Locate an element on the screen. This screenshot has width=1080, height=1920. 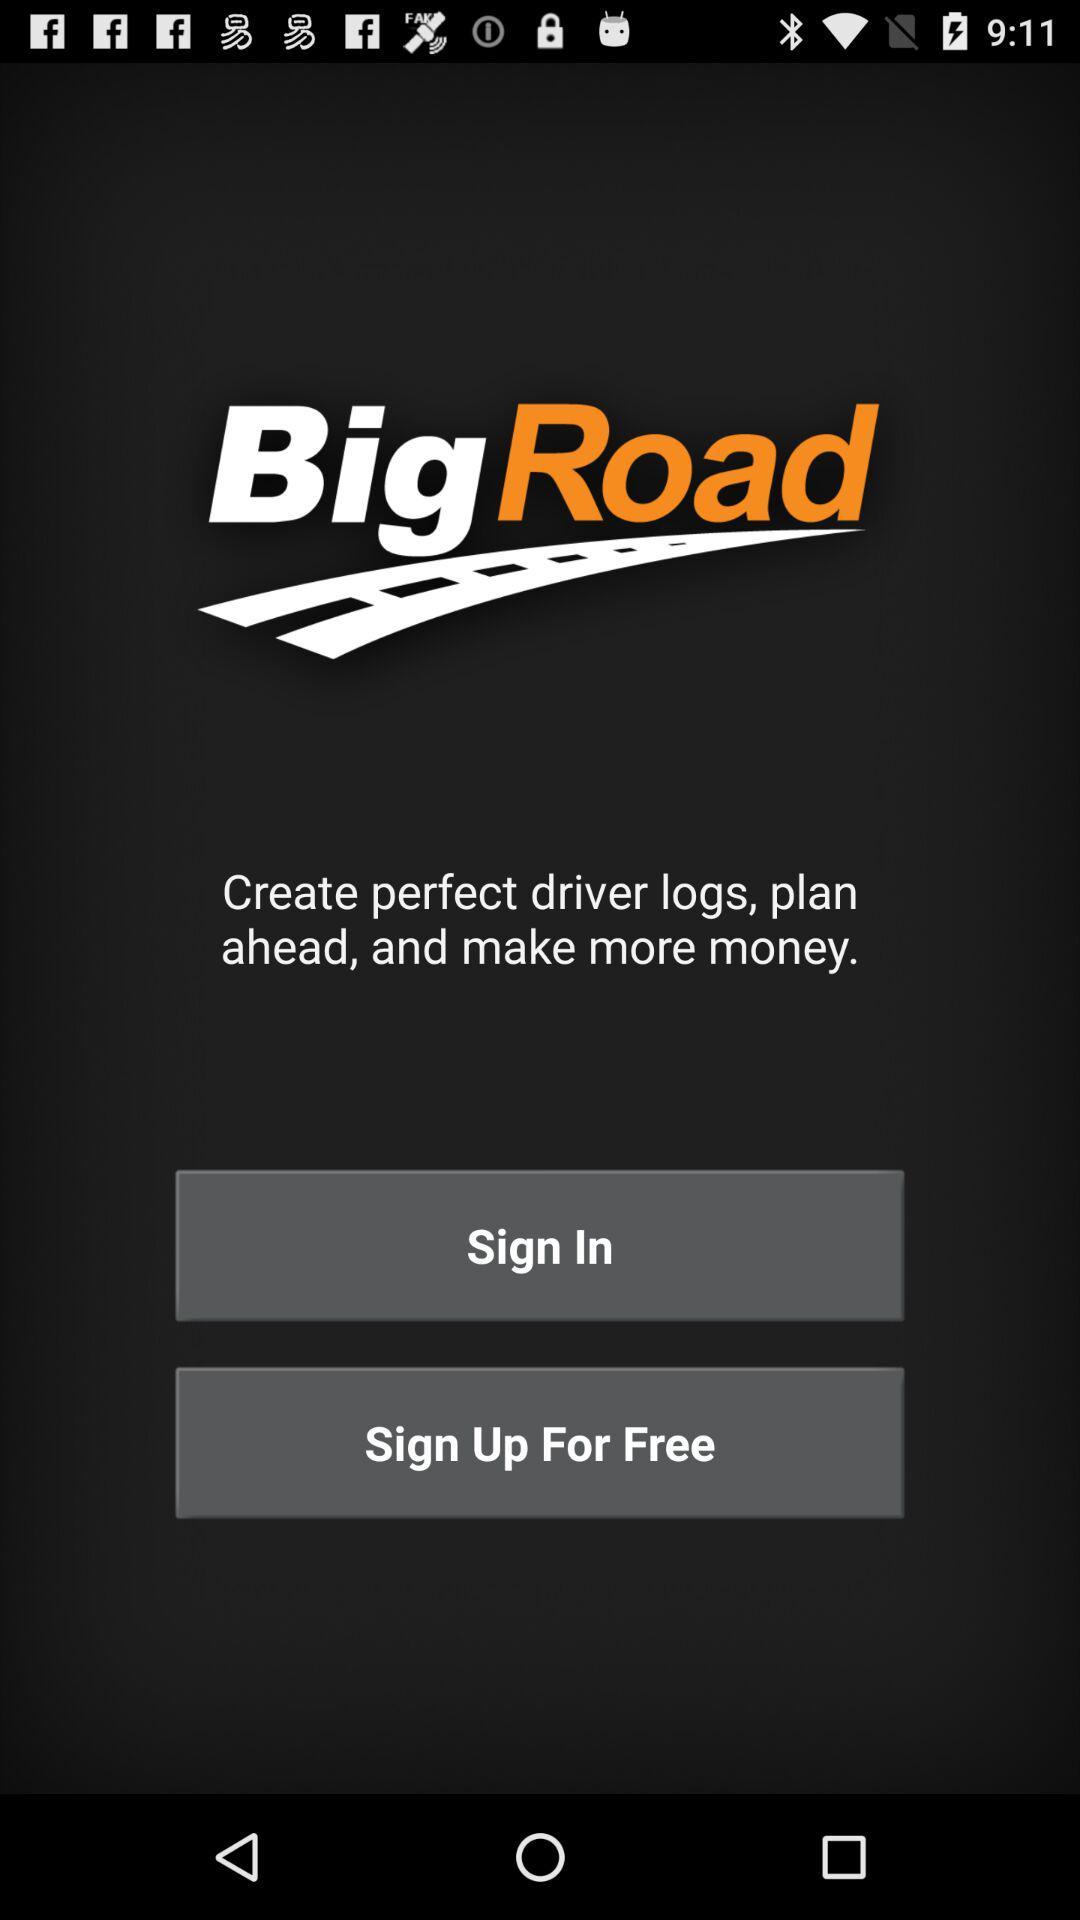
the sign up for item is located at coordinates (540, 1443).